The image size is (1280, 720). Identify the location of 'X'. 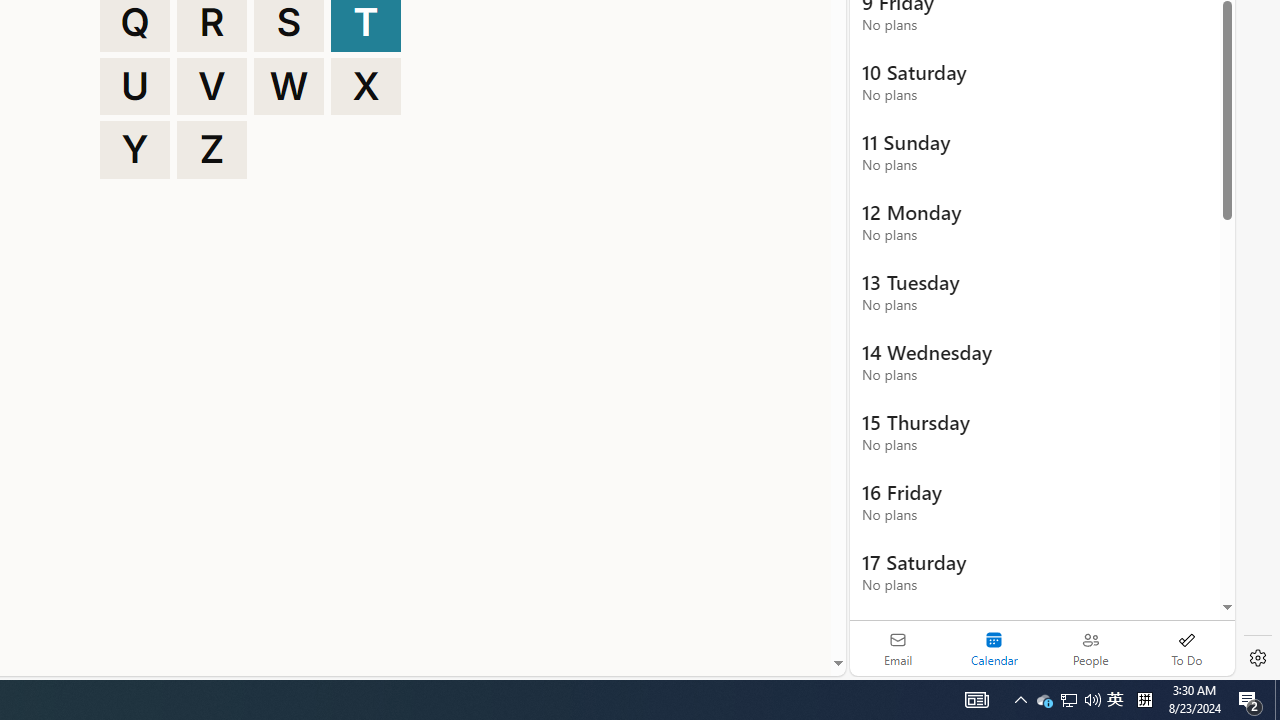
(366, 85).